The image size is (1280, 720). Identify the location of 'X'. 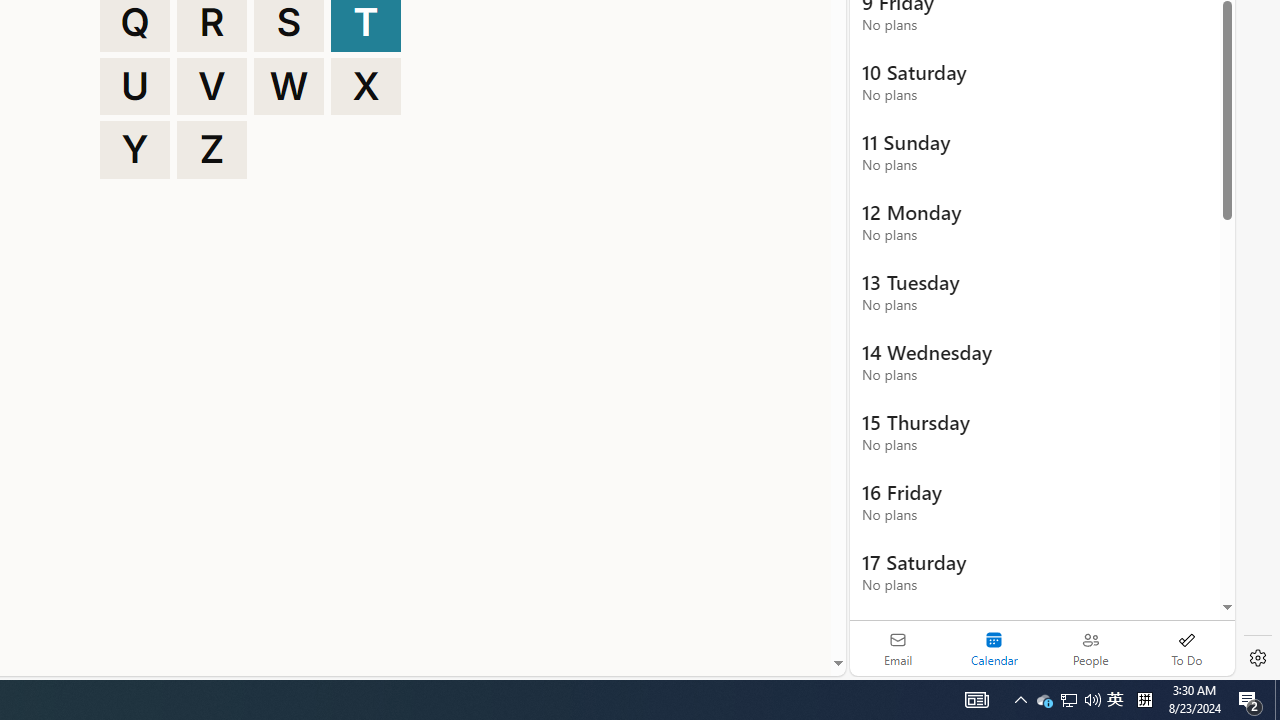
(366, 85).